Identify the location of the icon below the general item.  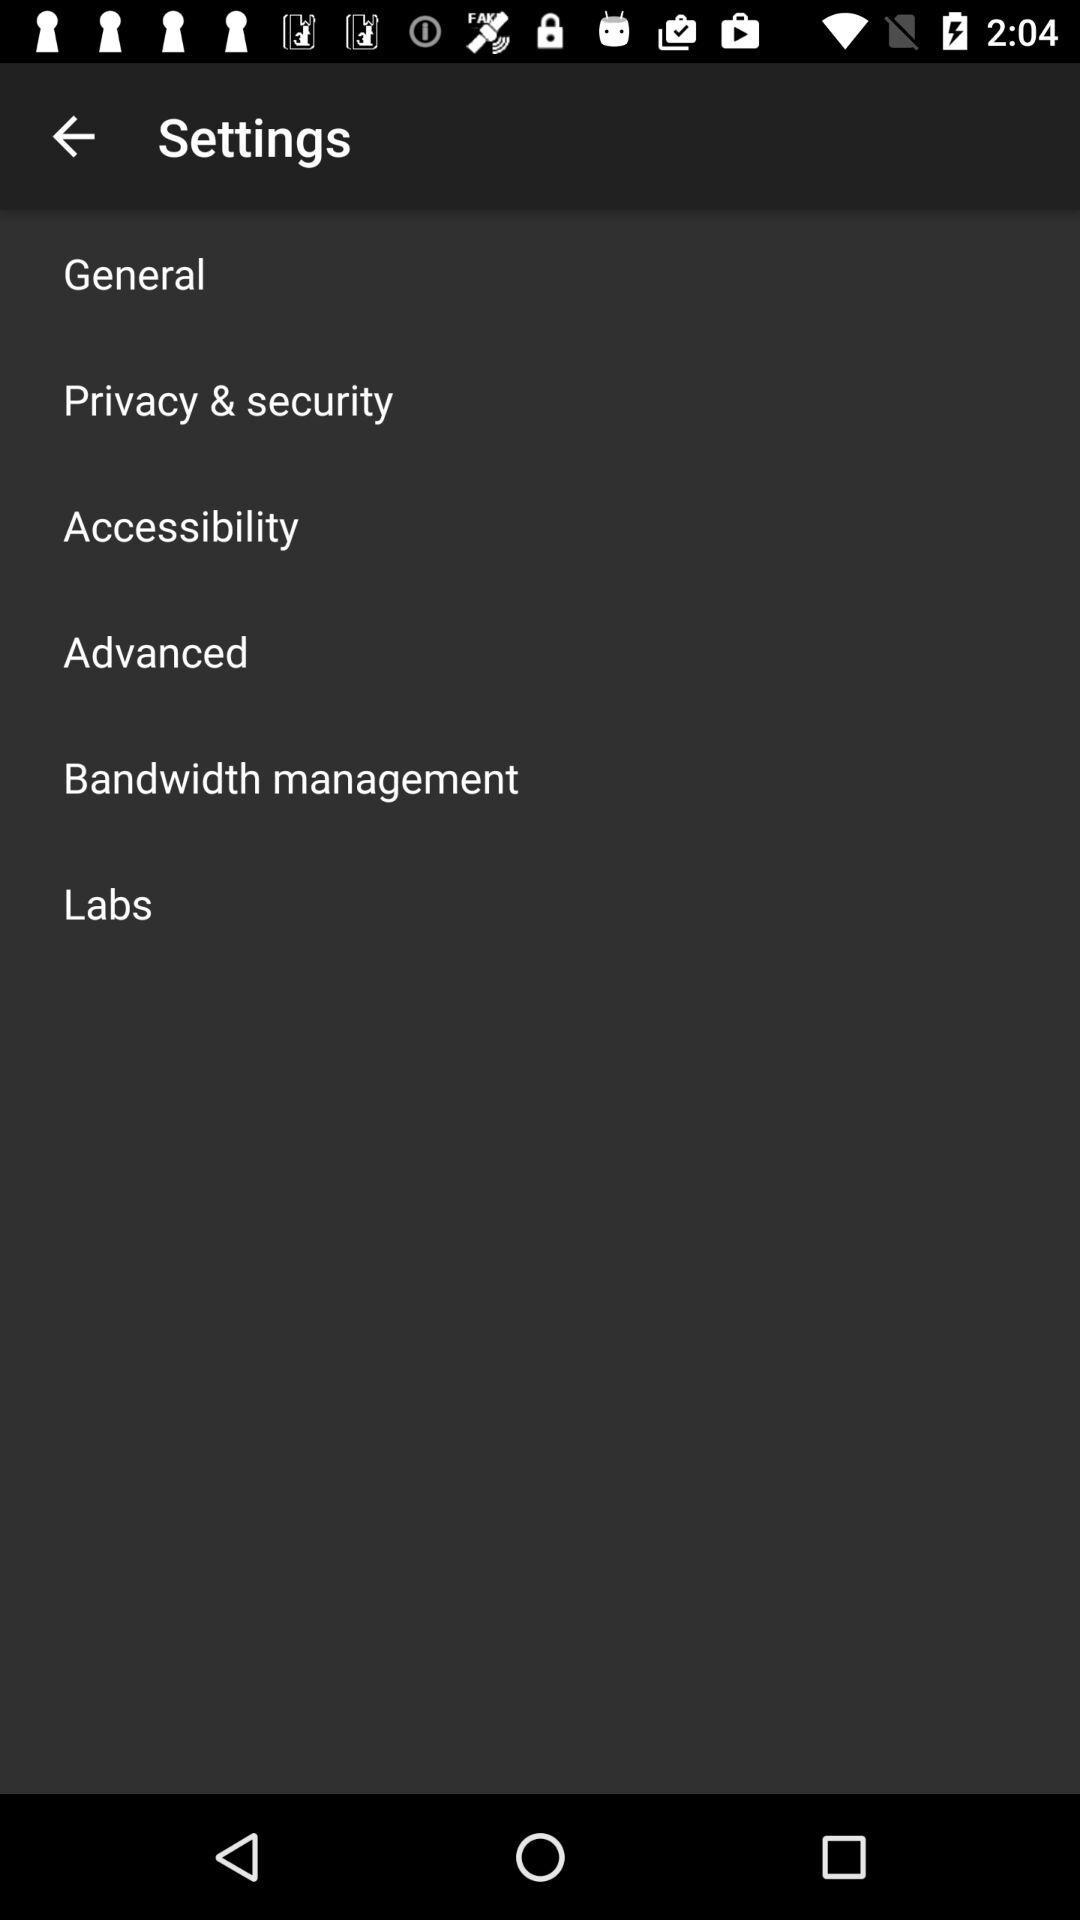
(227, 398).